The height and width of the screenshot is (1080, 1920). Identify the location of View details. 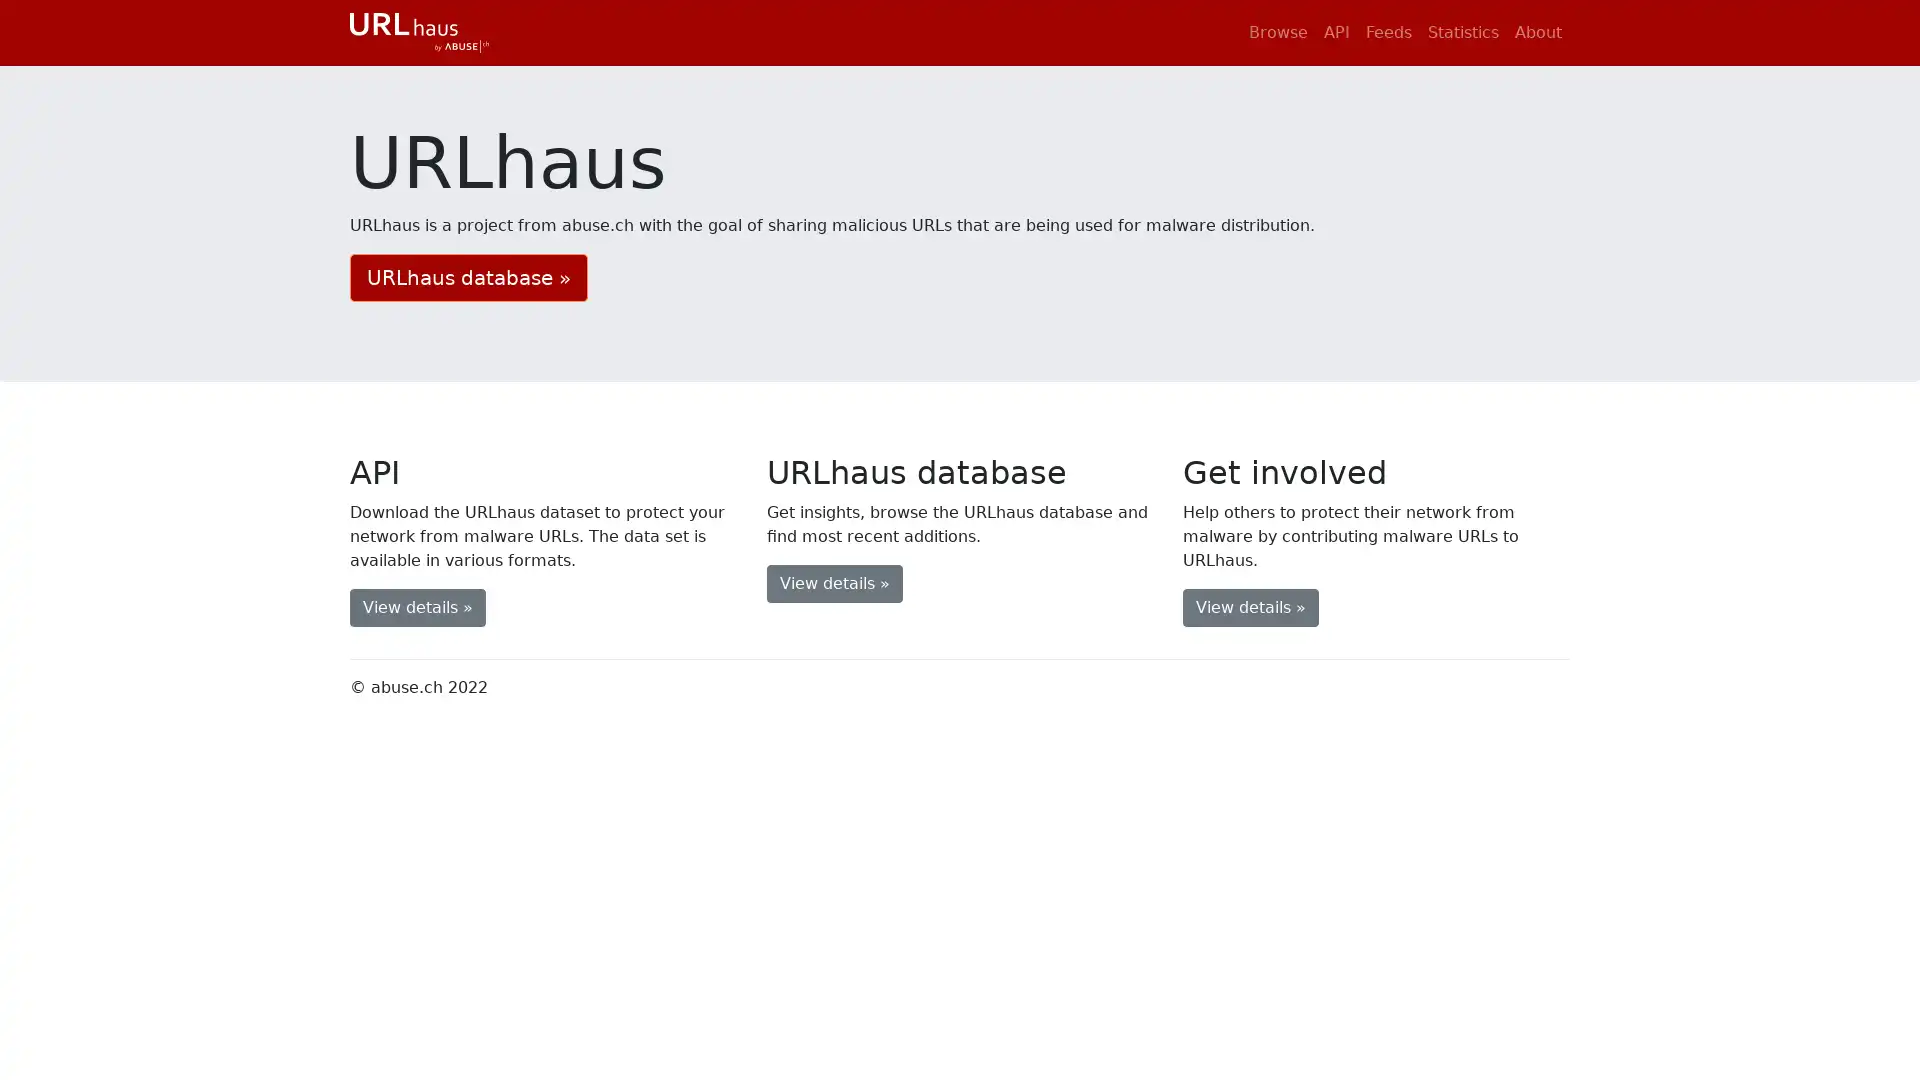
(1250, 605).